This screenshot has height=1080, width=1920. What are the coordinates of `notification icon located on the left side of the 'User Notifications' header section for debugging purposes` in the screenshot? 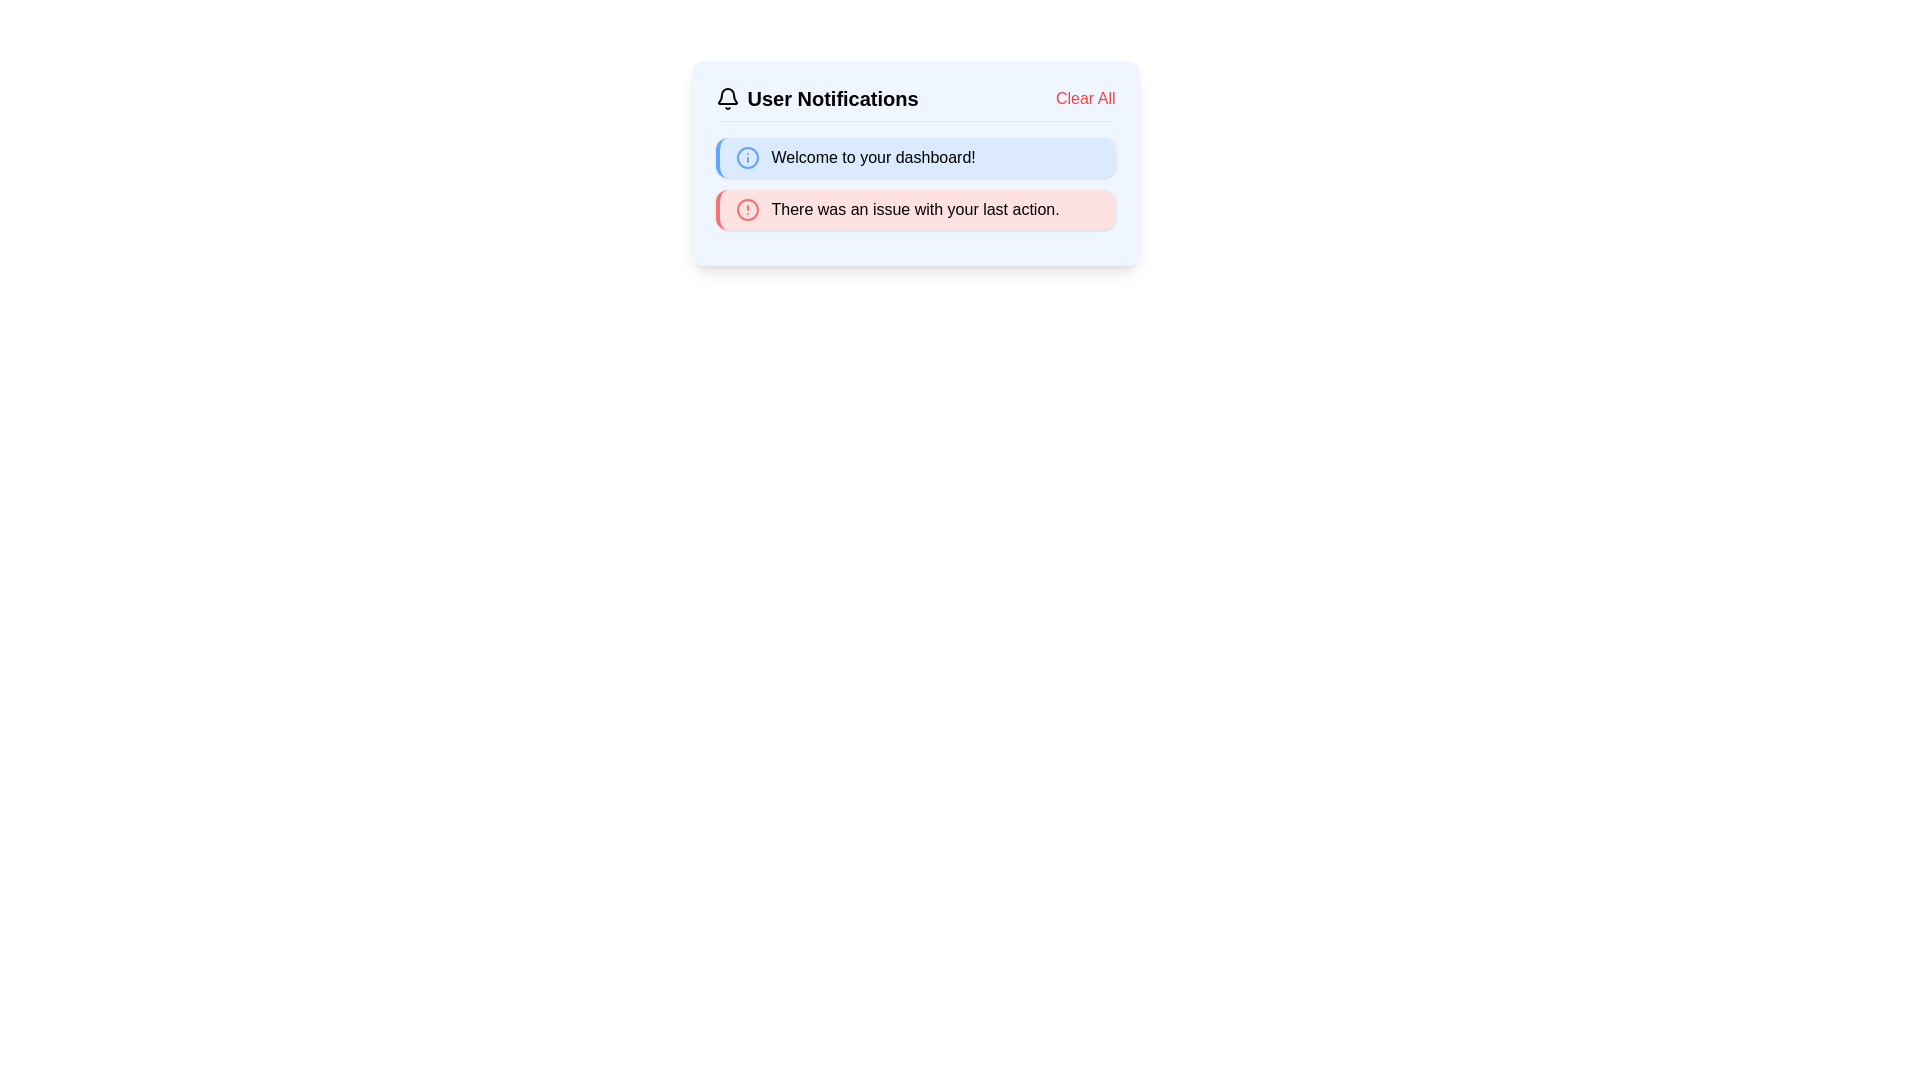 It's located at (726, 99).